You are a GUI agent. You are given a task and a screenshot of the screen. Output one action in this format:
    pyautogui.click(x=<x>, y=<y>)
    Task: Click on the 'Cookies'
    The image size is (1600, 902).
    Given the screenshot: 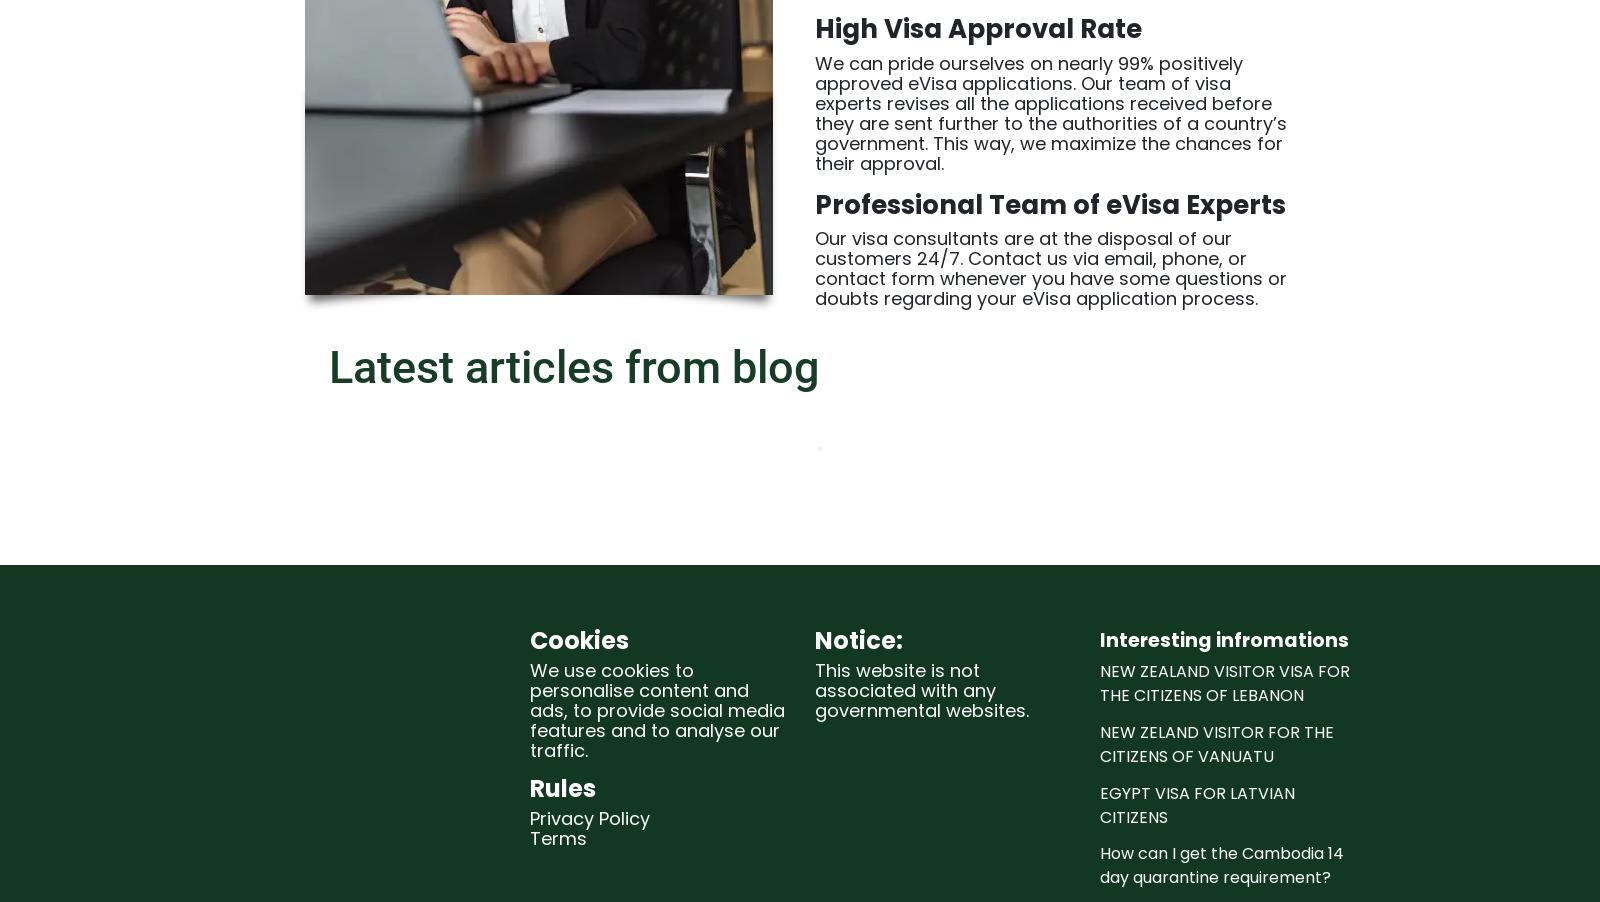 What is the action you would take?
    pyautogui.click(x=578, y=638)
    